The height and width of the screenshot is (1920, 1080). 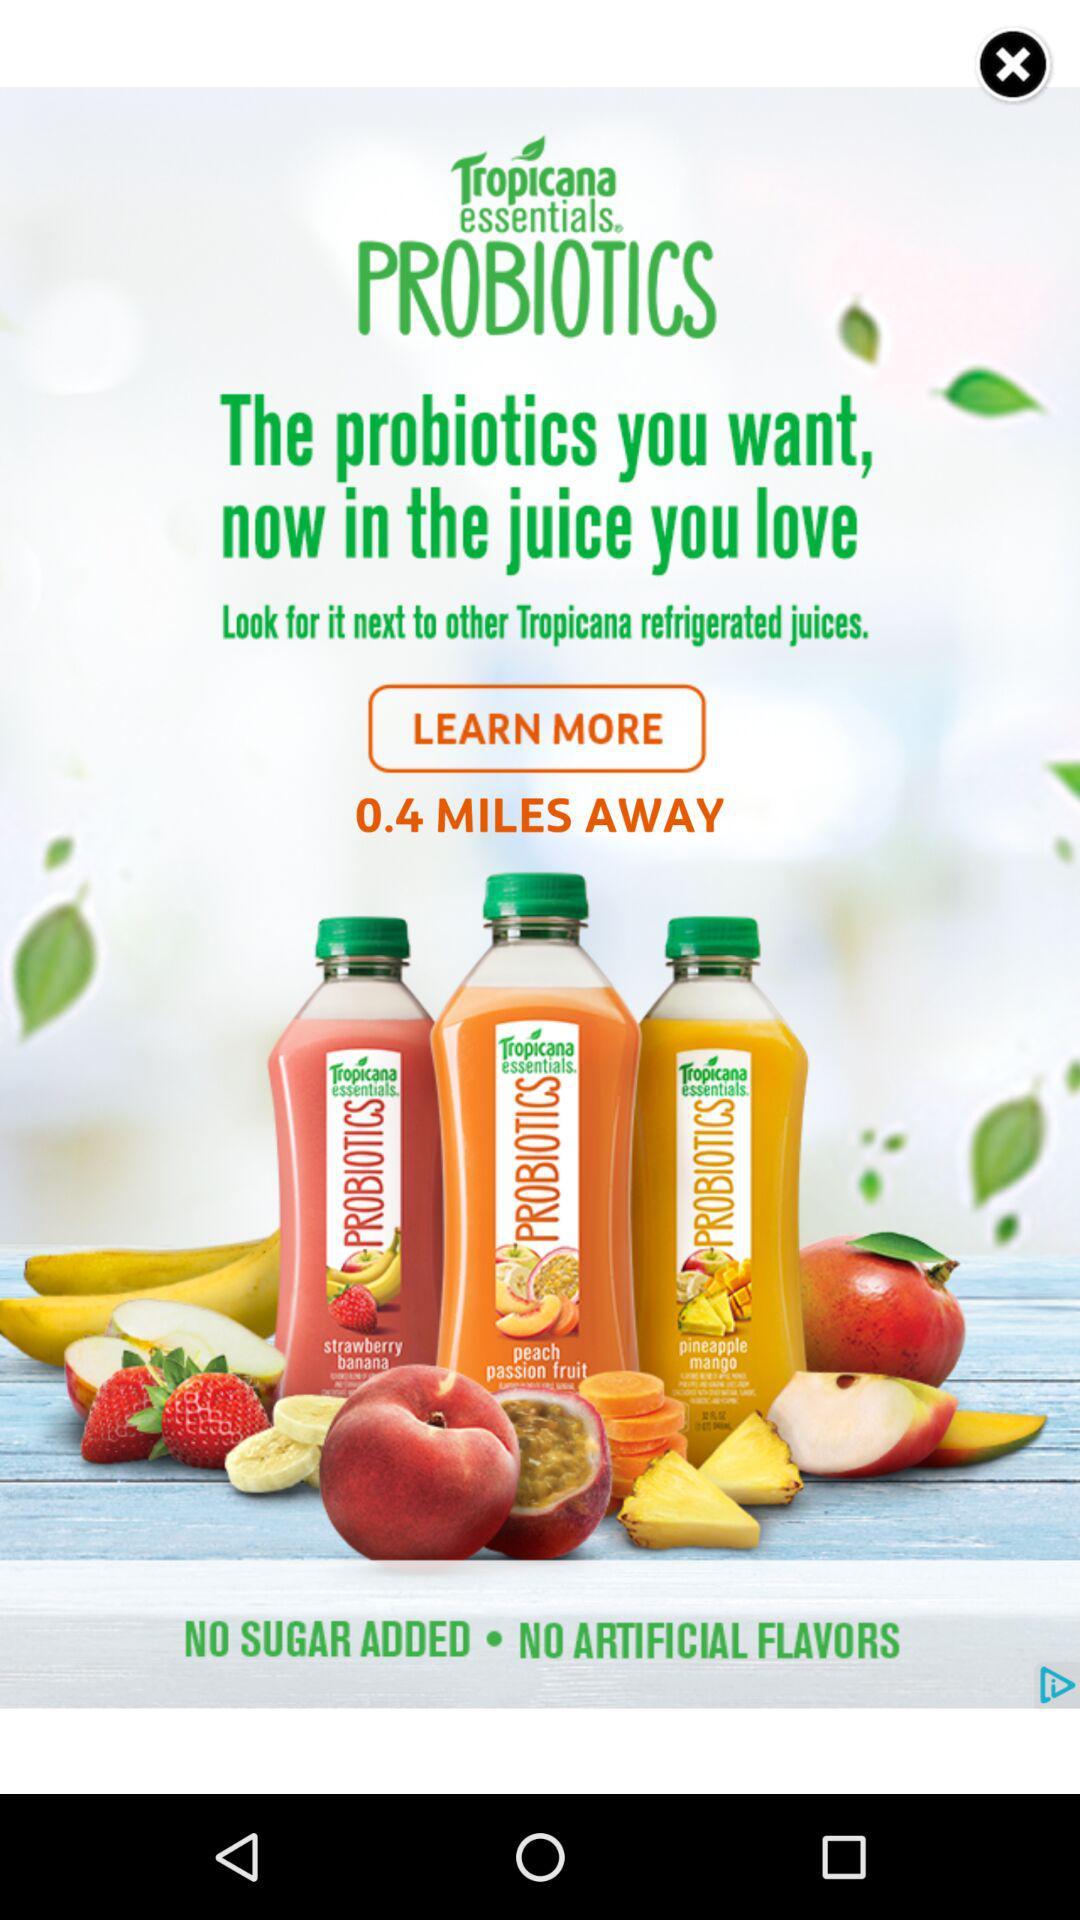 I want to click on the option, so click(x=1014, y=65).